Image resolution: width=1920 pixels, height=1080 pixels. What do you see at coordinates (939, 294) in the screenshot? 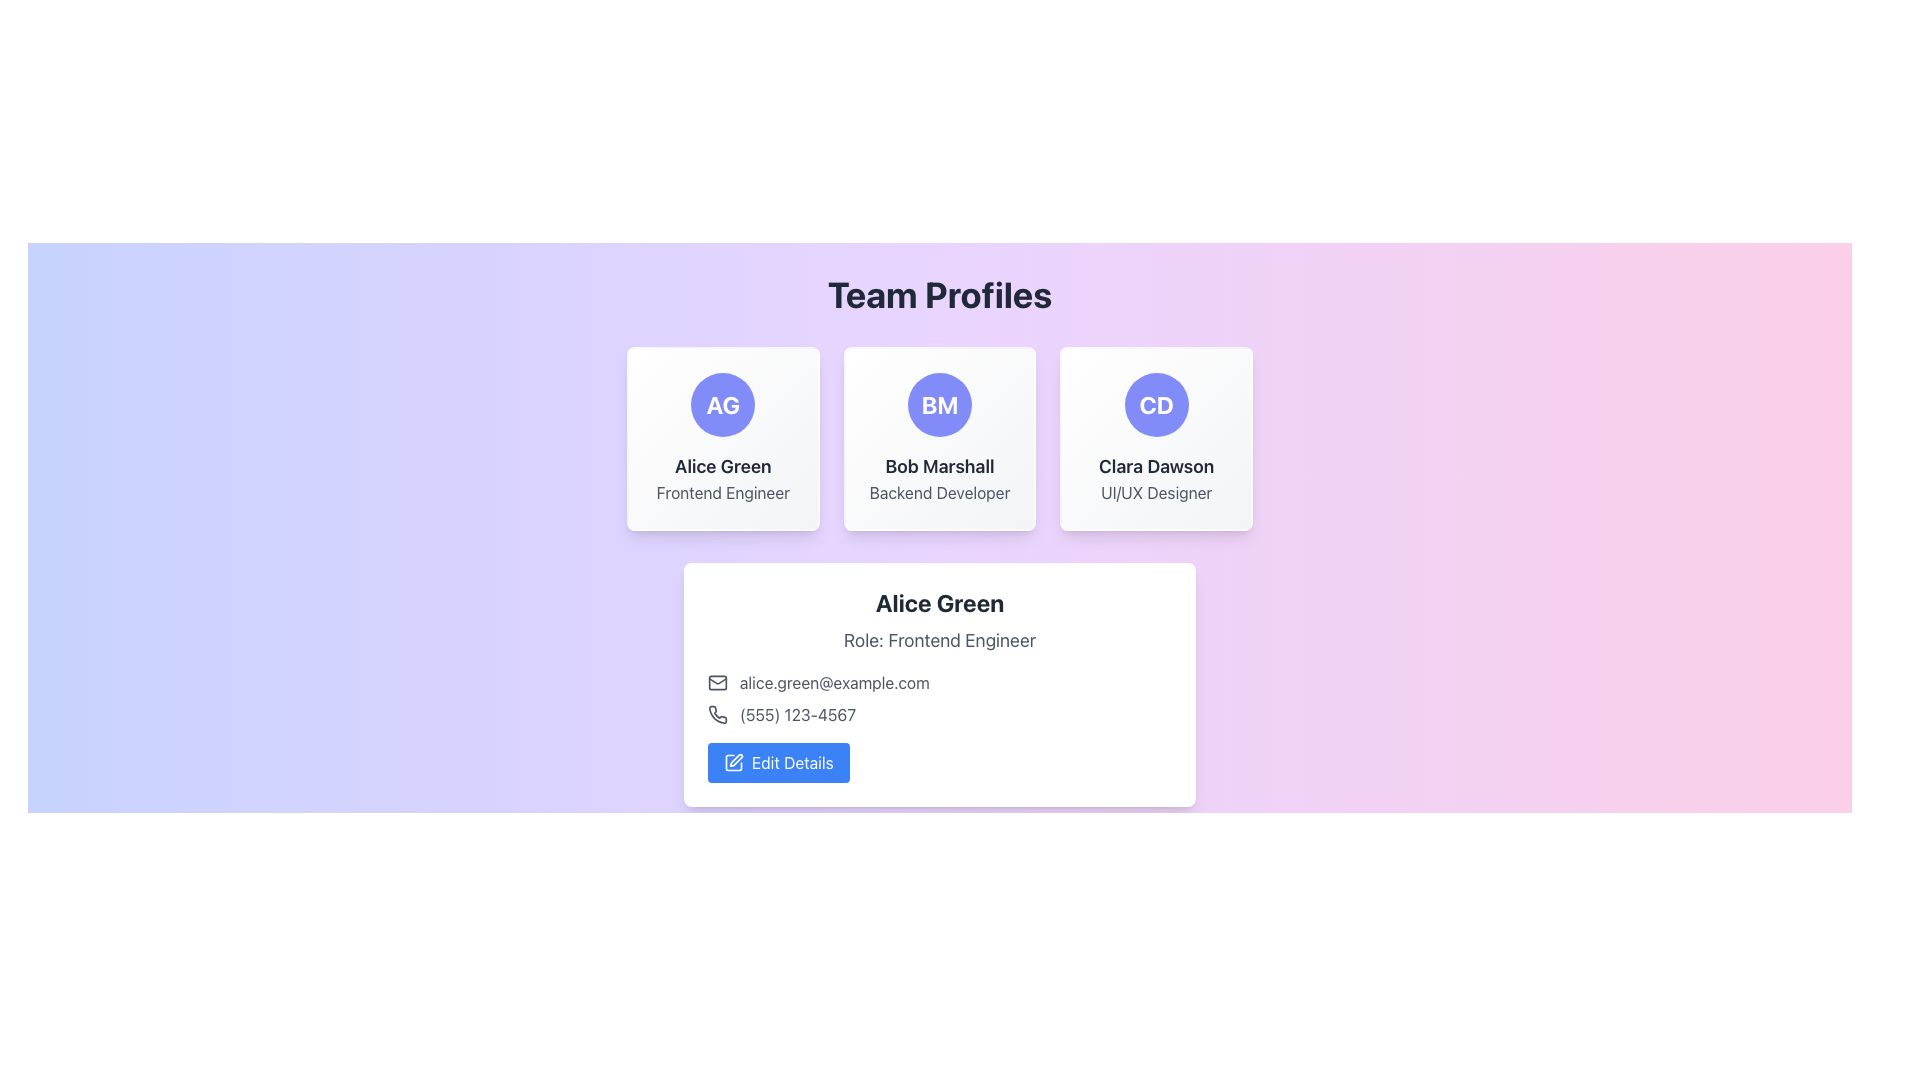
I see `the 'Team Profiles' text label, which is a bold and prominent section header styled in dark gray on a gradient background` at bounding box center [939, 294].